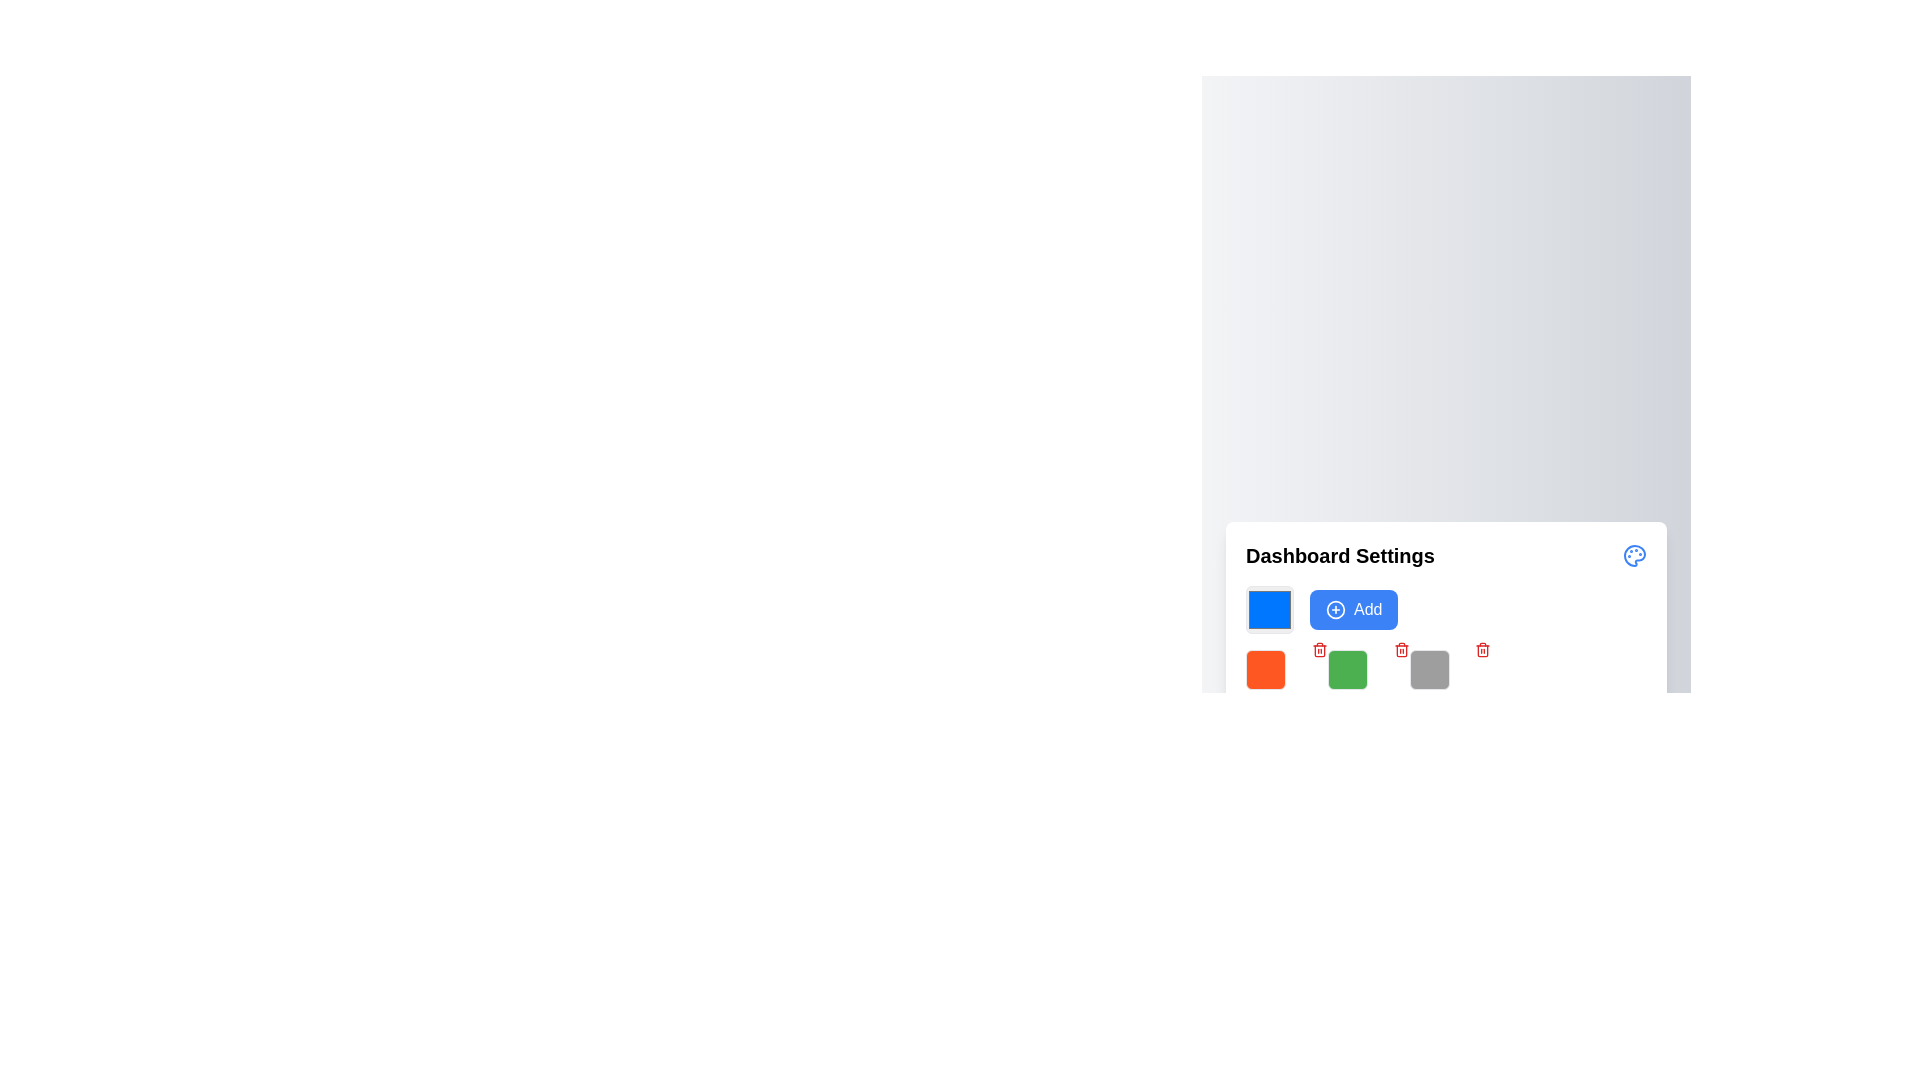  What do you see at coordinates (1347, 670) in the screenshot?
I see `the green square color selector in the Dashboard Settings section` at bounding box center [1347, 670].